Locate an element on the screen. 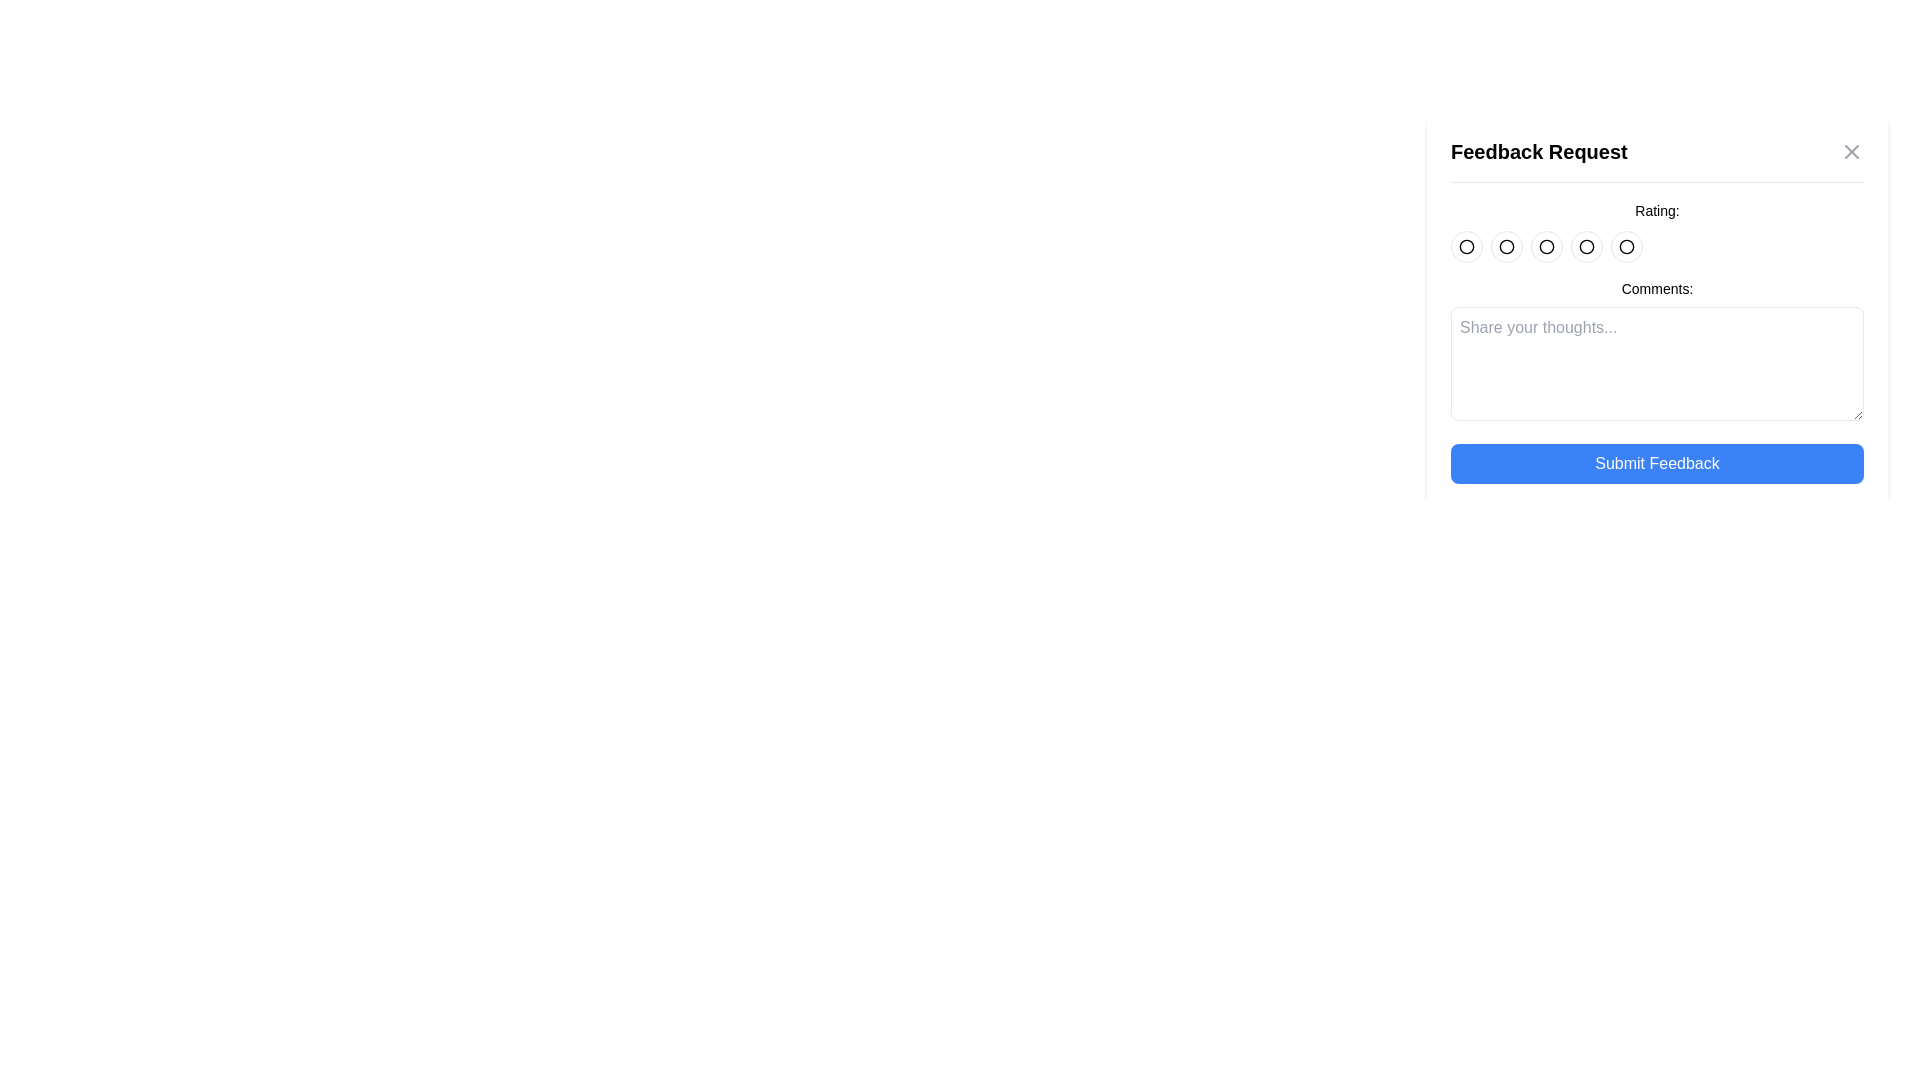 This screenshot has height=1080, width=1920. the second circular button near the top-right section of the feedback form is located at coordinates (1507, 245).